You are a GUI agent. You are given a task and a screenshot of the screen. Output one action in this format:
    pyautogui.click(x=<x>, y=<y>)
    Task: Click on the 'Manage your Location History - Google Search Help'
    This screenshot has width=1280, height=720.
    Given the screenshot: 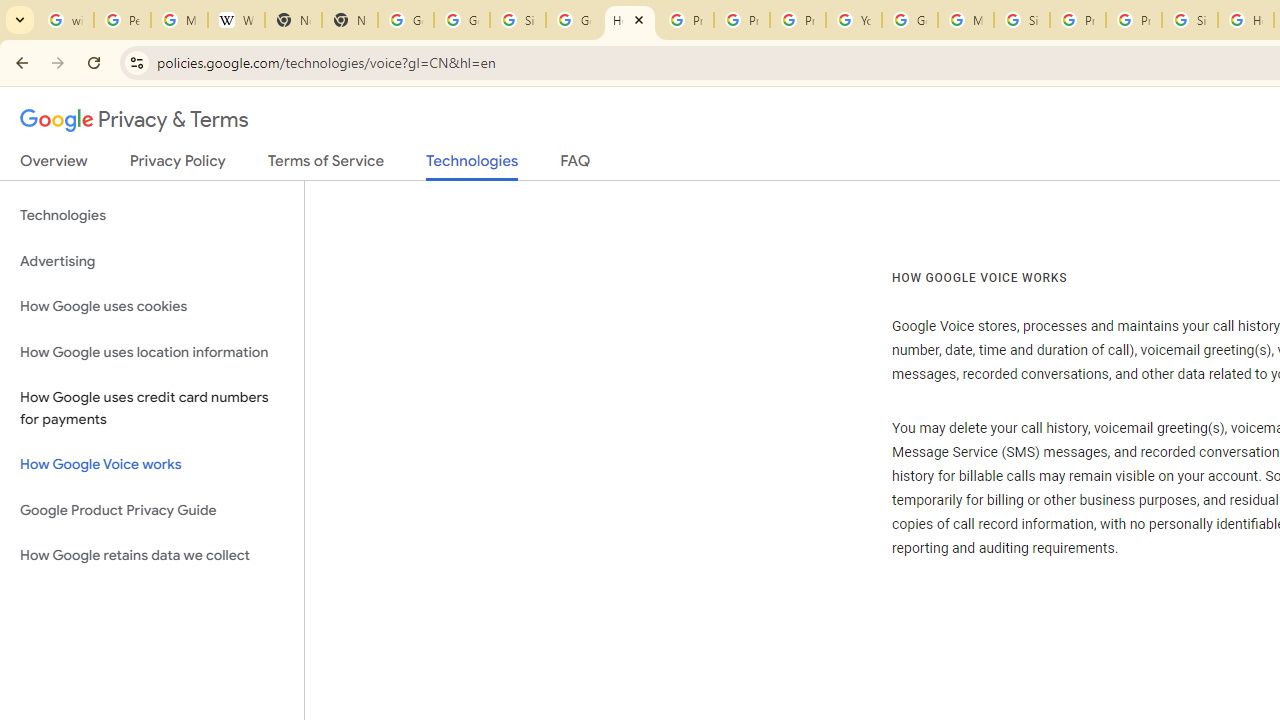 What is the action you would take?
    pyautogui.click(x=179, y=20)
    